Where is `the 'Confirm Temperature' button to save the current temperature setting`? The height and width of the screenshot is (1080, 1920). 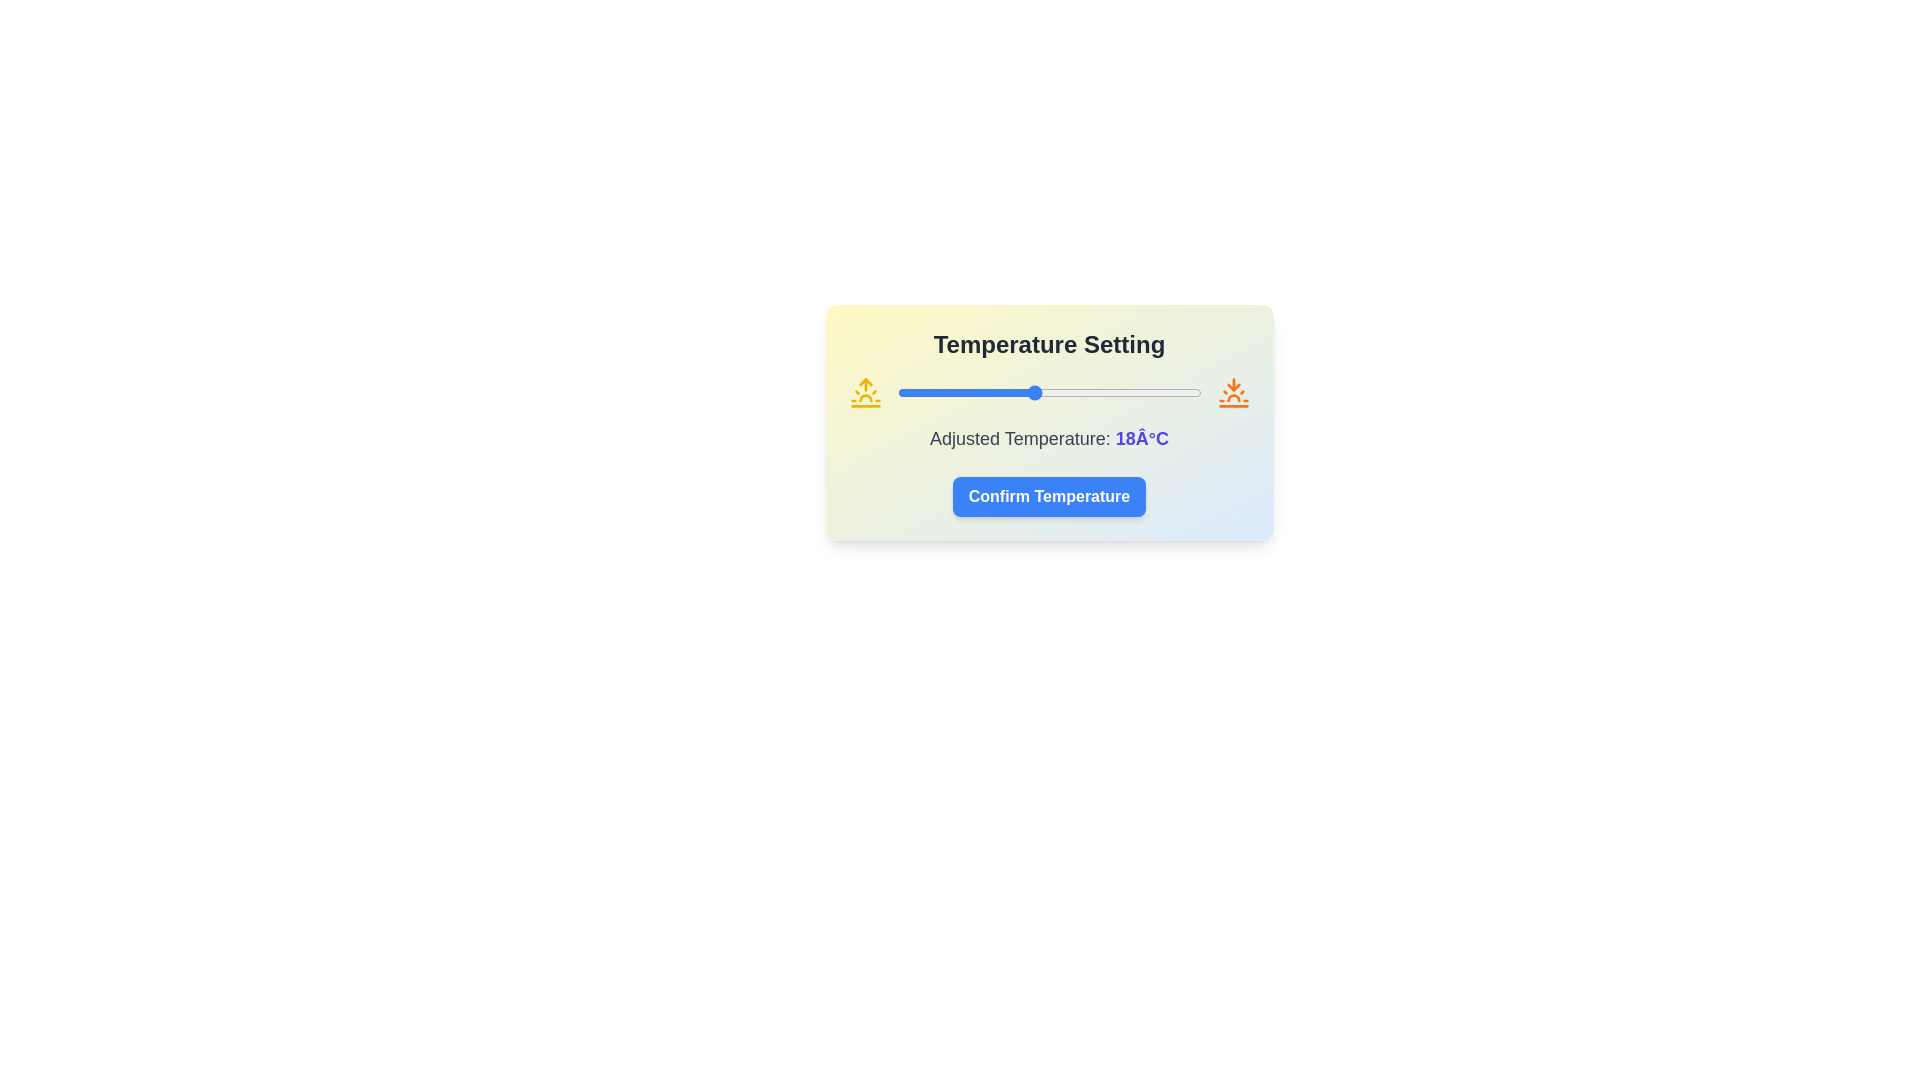 the 'Confirm Temperature' button to save the current temperature setting is located at coordinates (1048, 496).